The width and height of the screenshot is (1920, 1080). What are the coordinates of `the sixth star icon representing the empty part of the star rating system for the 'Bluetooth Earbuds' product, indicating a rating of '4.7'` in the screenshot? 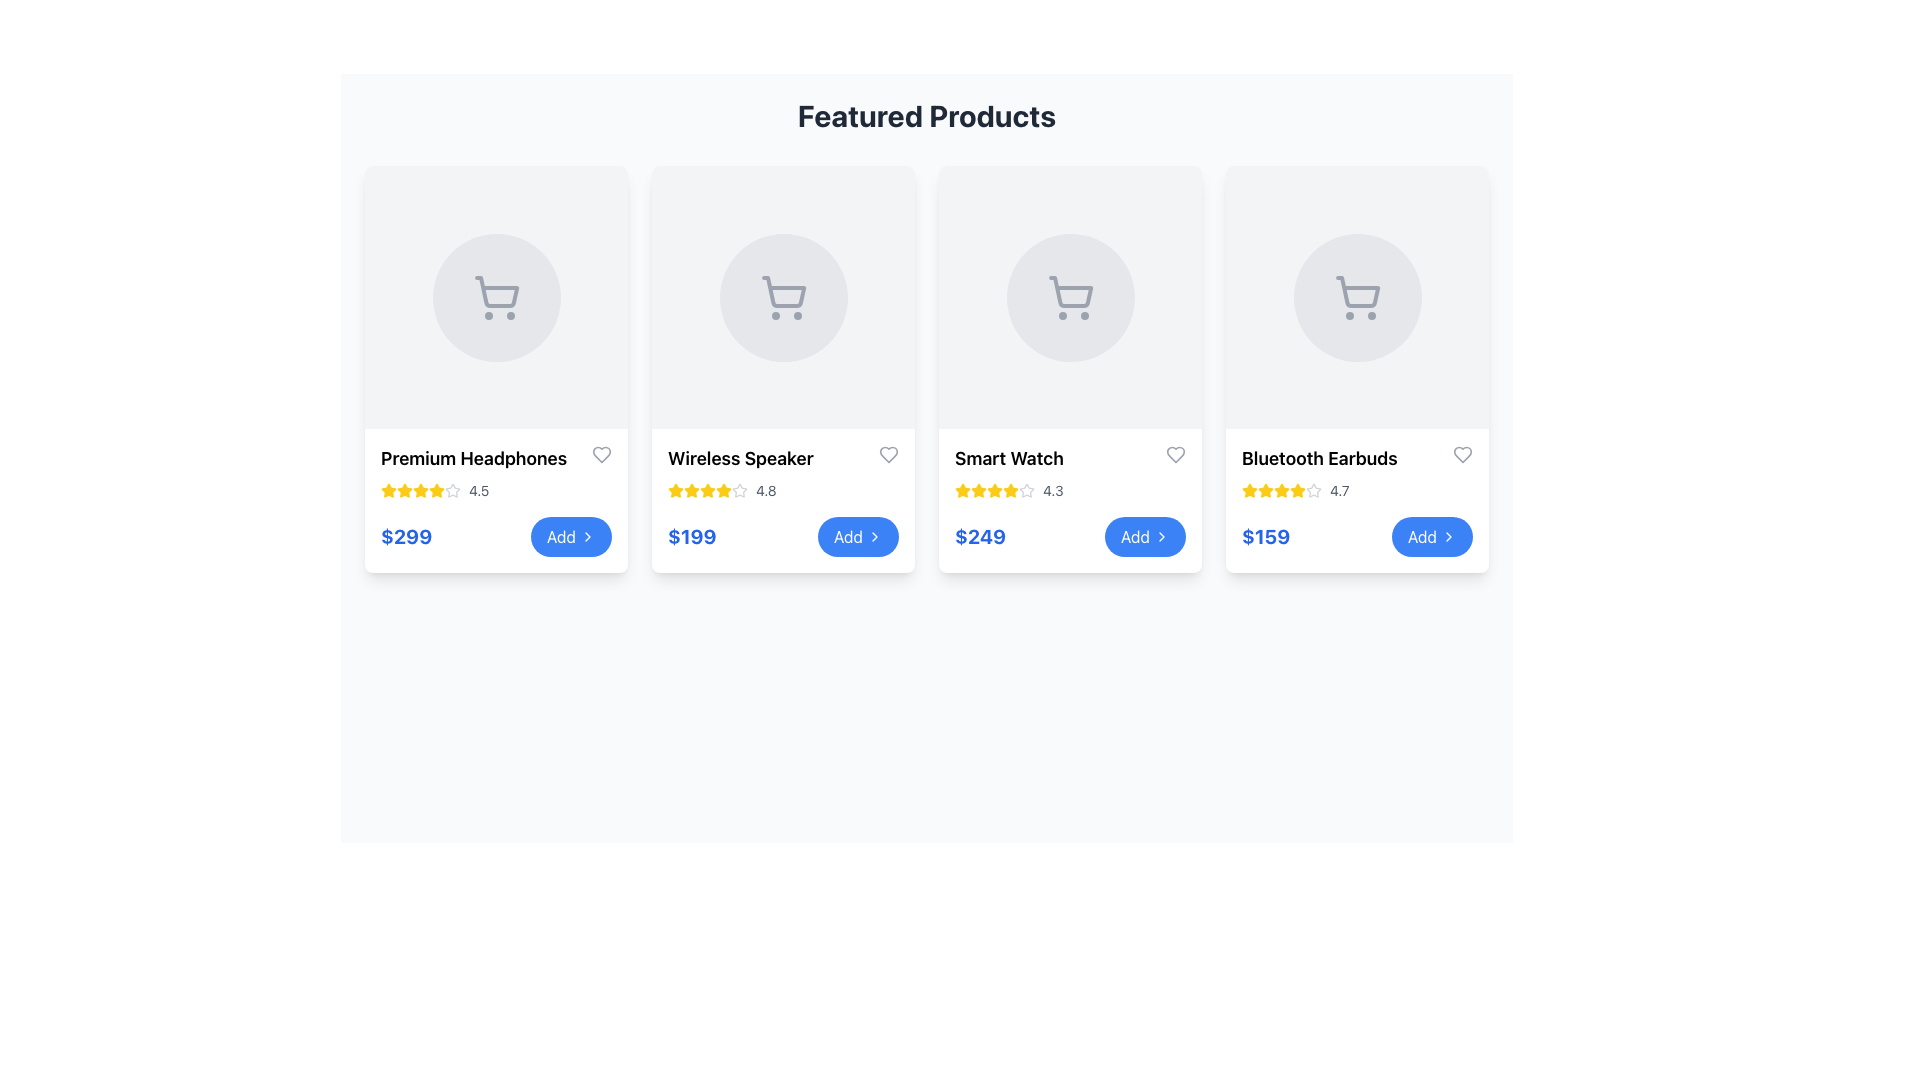 It's located at (1314, 490).